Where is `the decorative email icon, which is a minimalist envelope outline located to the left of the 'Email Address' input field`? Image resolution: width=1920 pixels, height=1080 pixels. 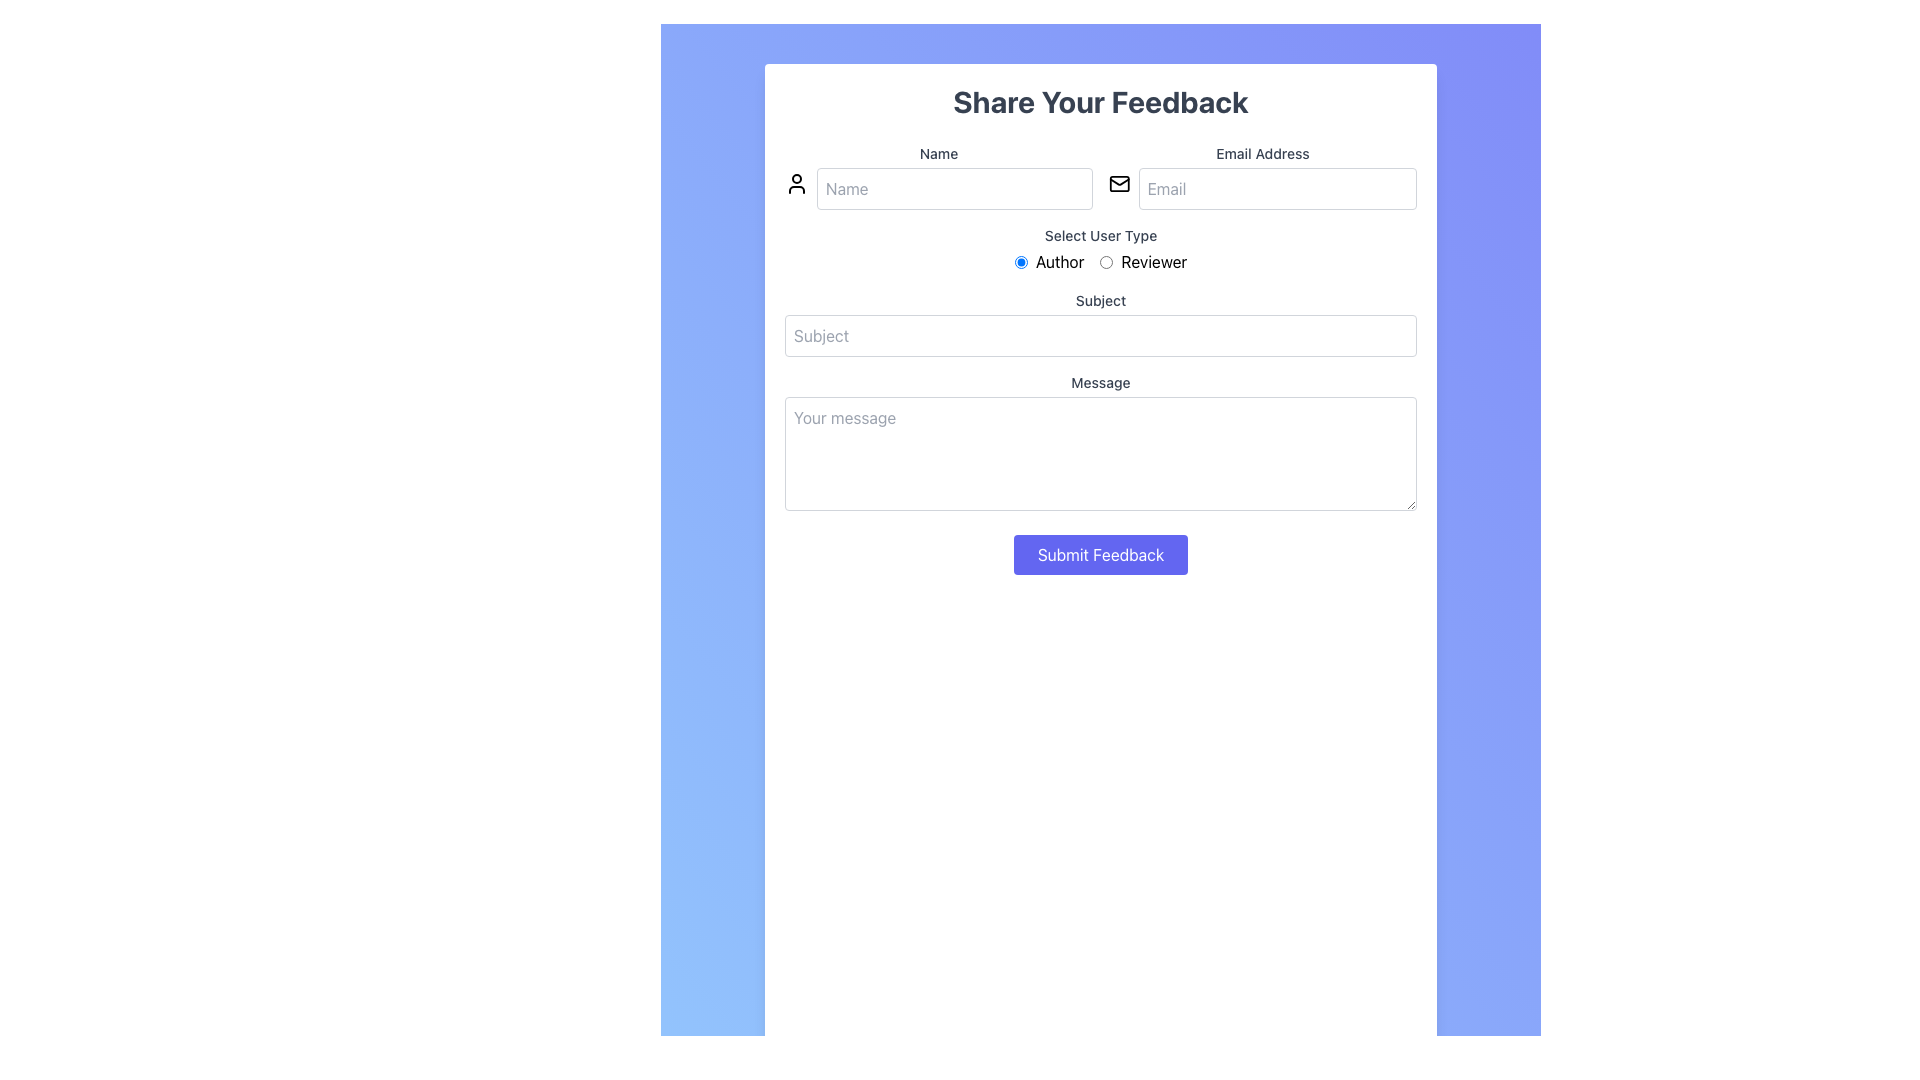 the decorative email icon, which is a minimalist envelope outline located to the left of the 'Email Address' input field is located at coordinates (1118, 184).